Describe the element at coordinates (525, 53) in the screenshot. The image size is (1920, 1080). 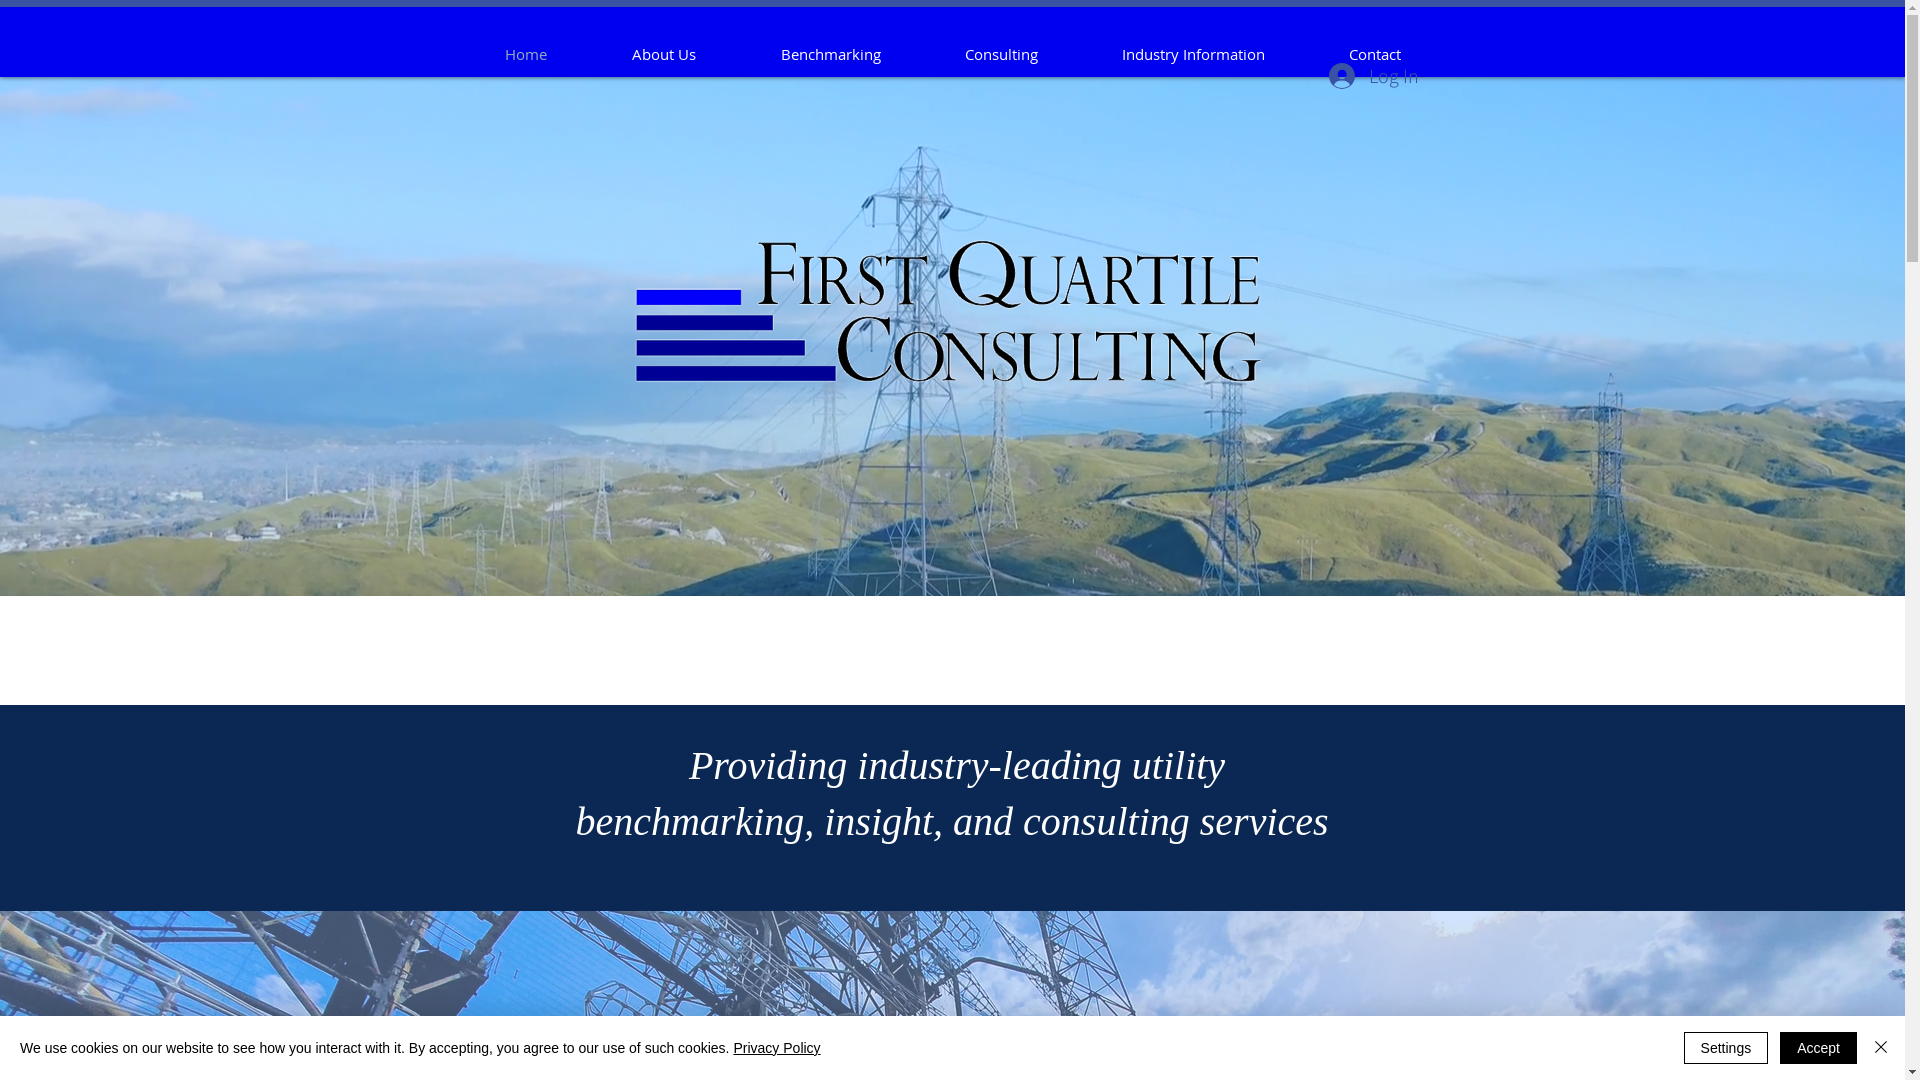
I see `'Home'` at that location.